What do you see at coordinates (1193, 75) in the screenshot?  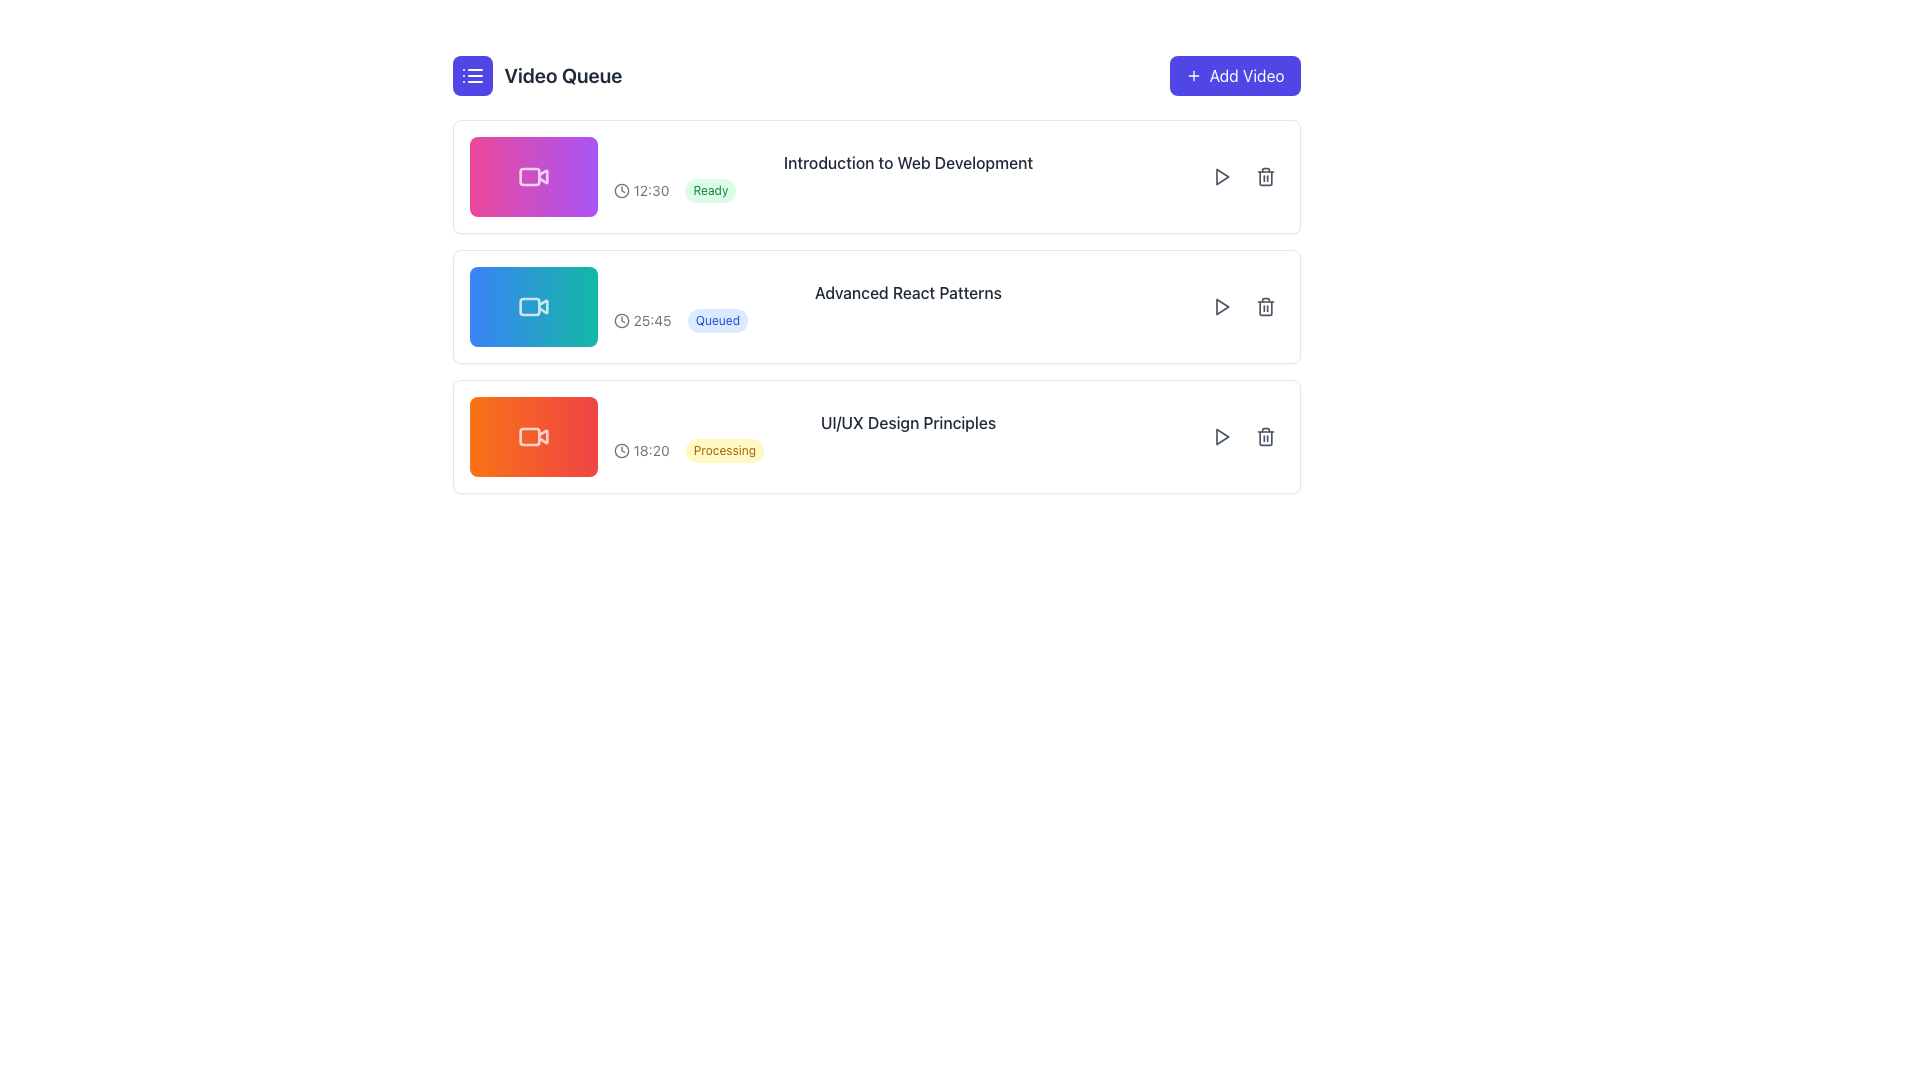 I see `the 'Add Video' icon located to the left of the text label within the 'Add Video' button in the top-right corner of the interface` at bounding box center [1193, 75].